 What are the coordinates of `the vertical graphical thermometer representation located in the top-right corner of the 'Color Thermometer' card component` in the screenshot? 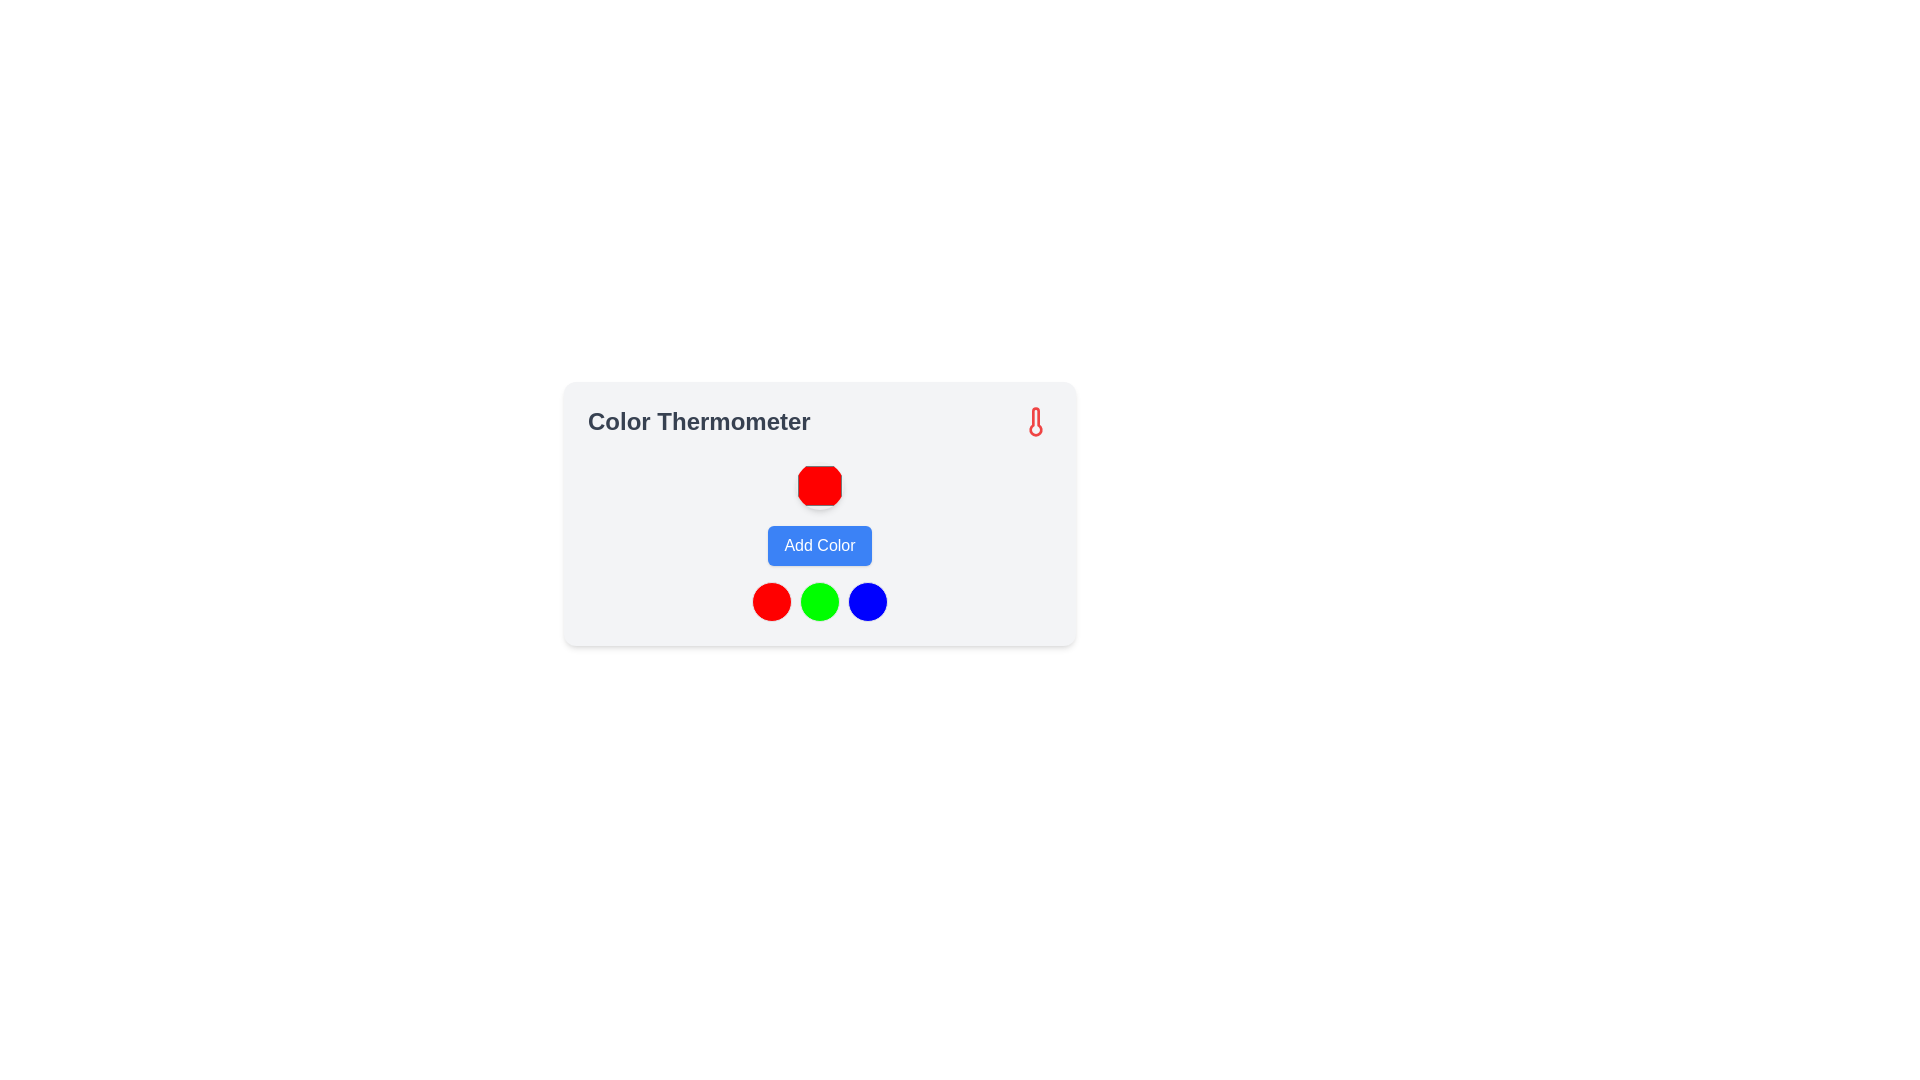 It's located at (1036, 420).